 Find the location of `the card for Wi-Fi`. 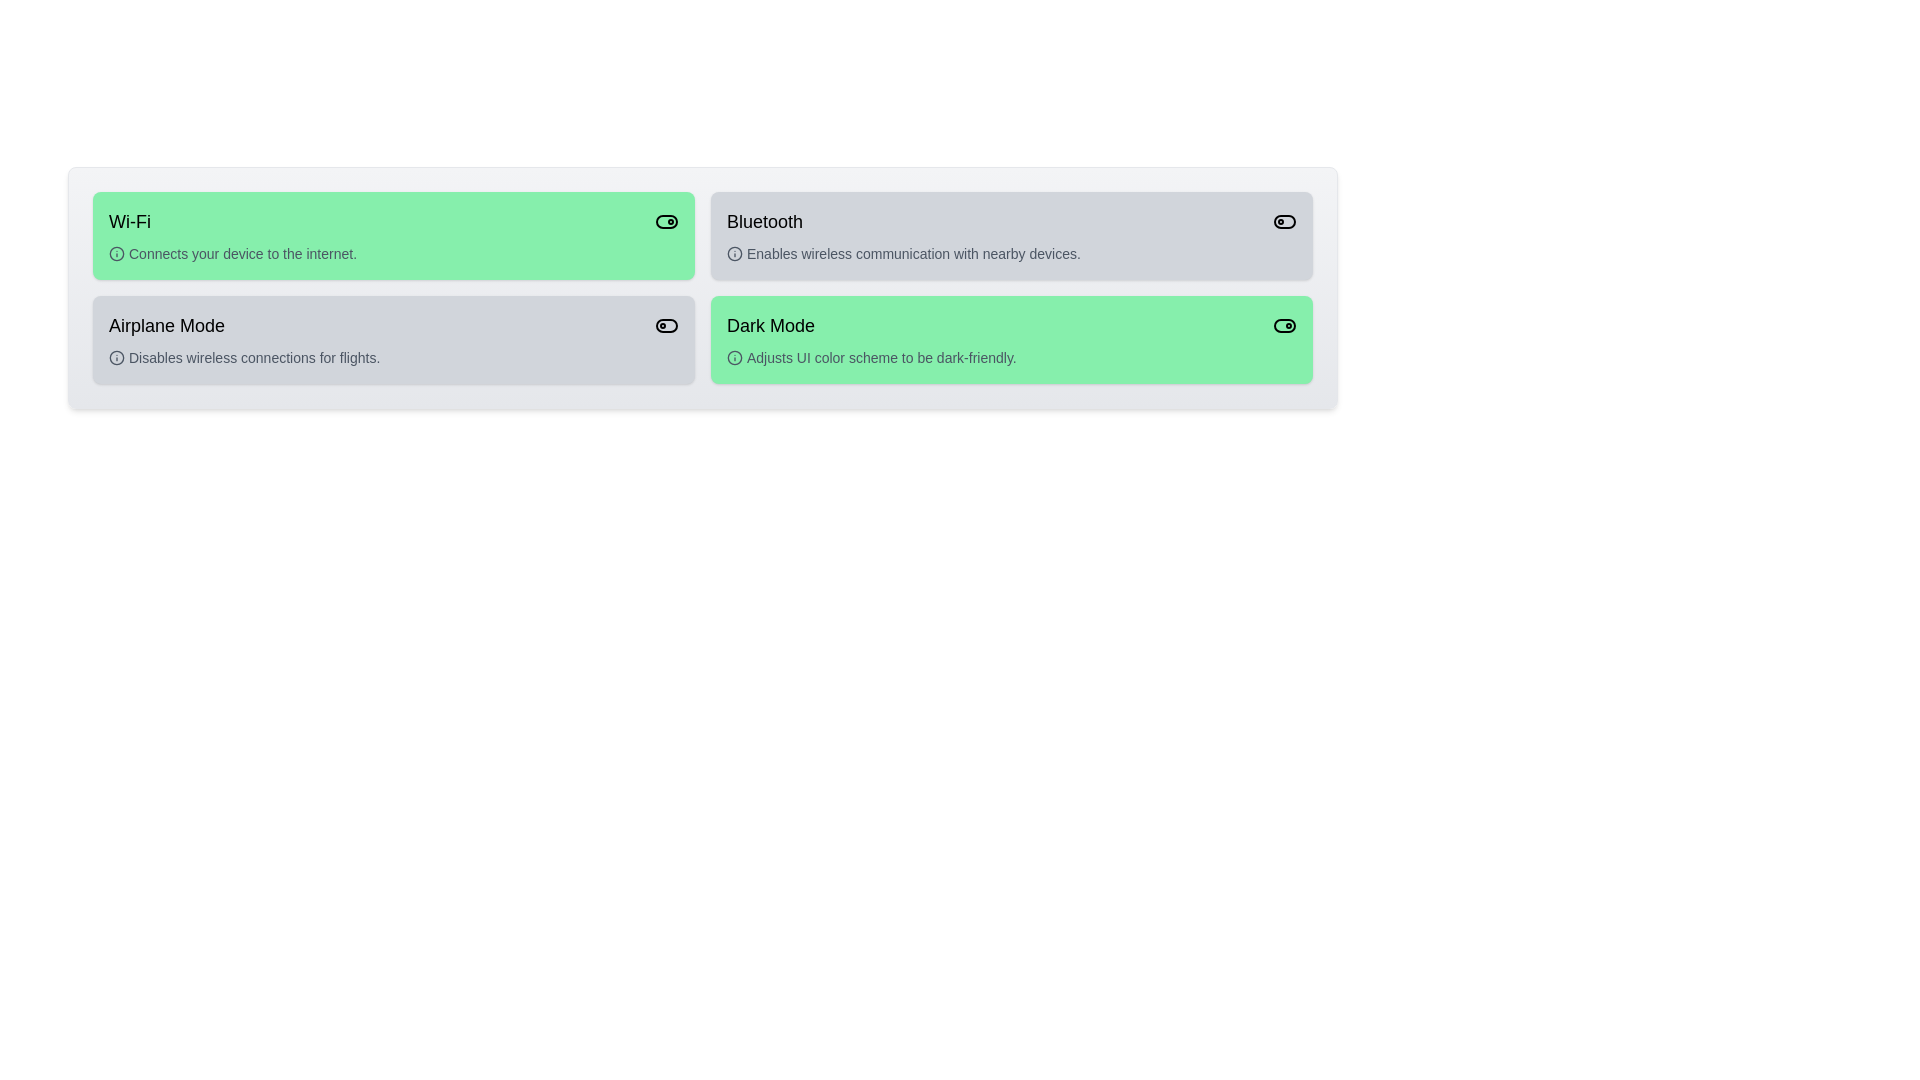

the card for Wi-Fi is located at coordinates (393, 234).